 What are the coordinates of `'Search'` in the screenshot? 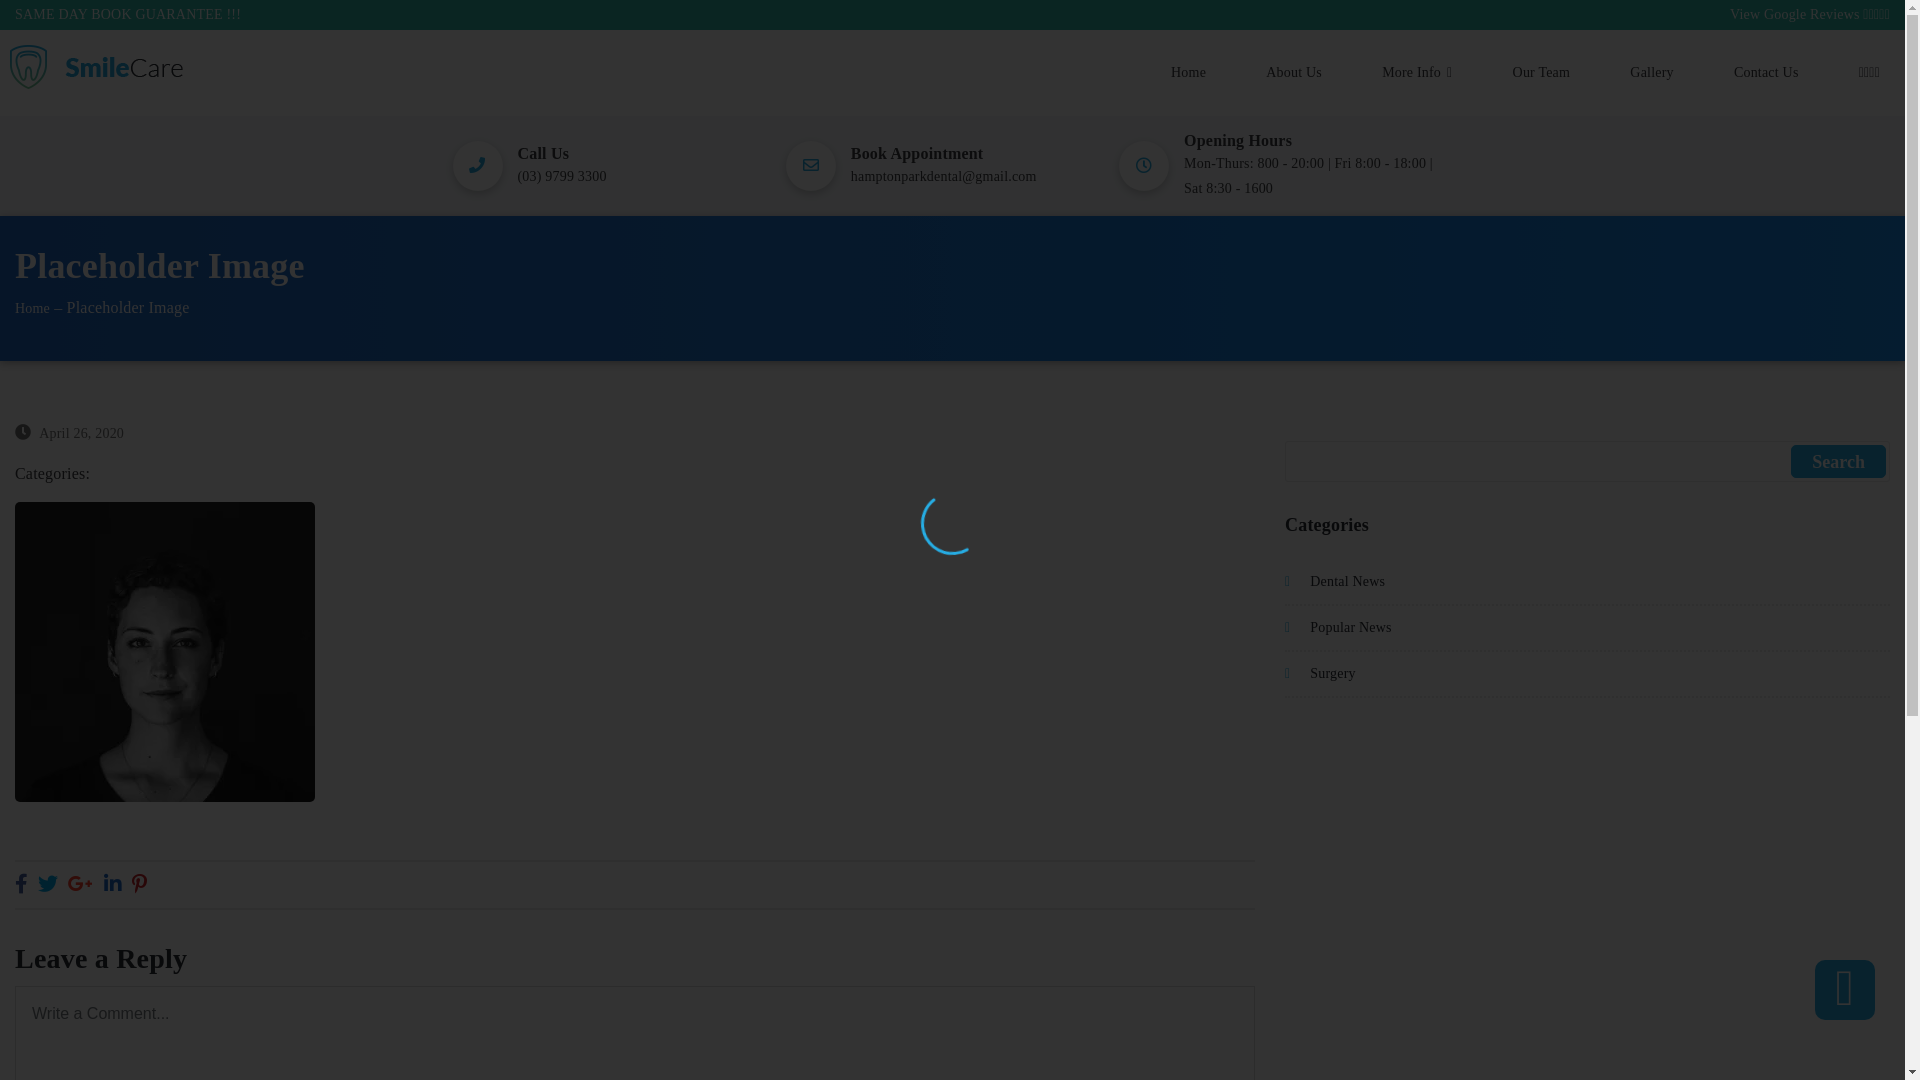 It's located at (1838, 461).